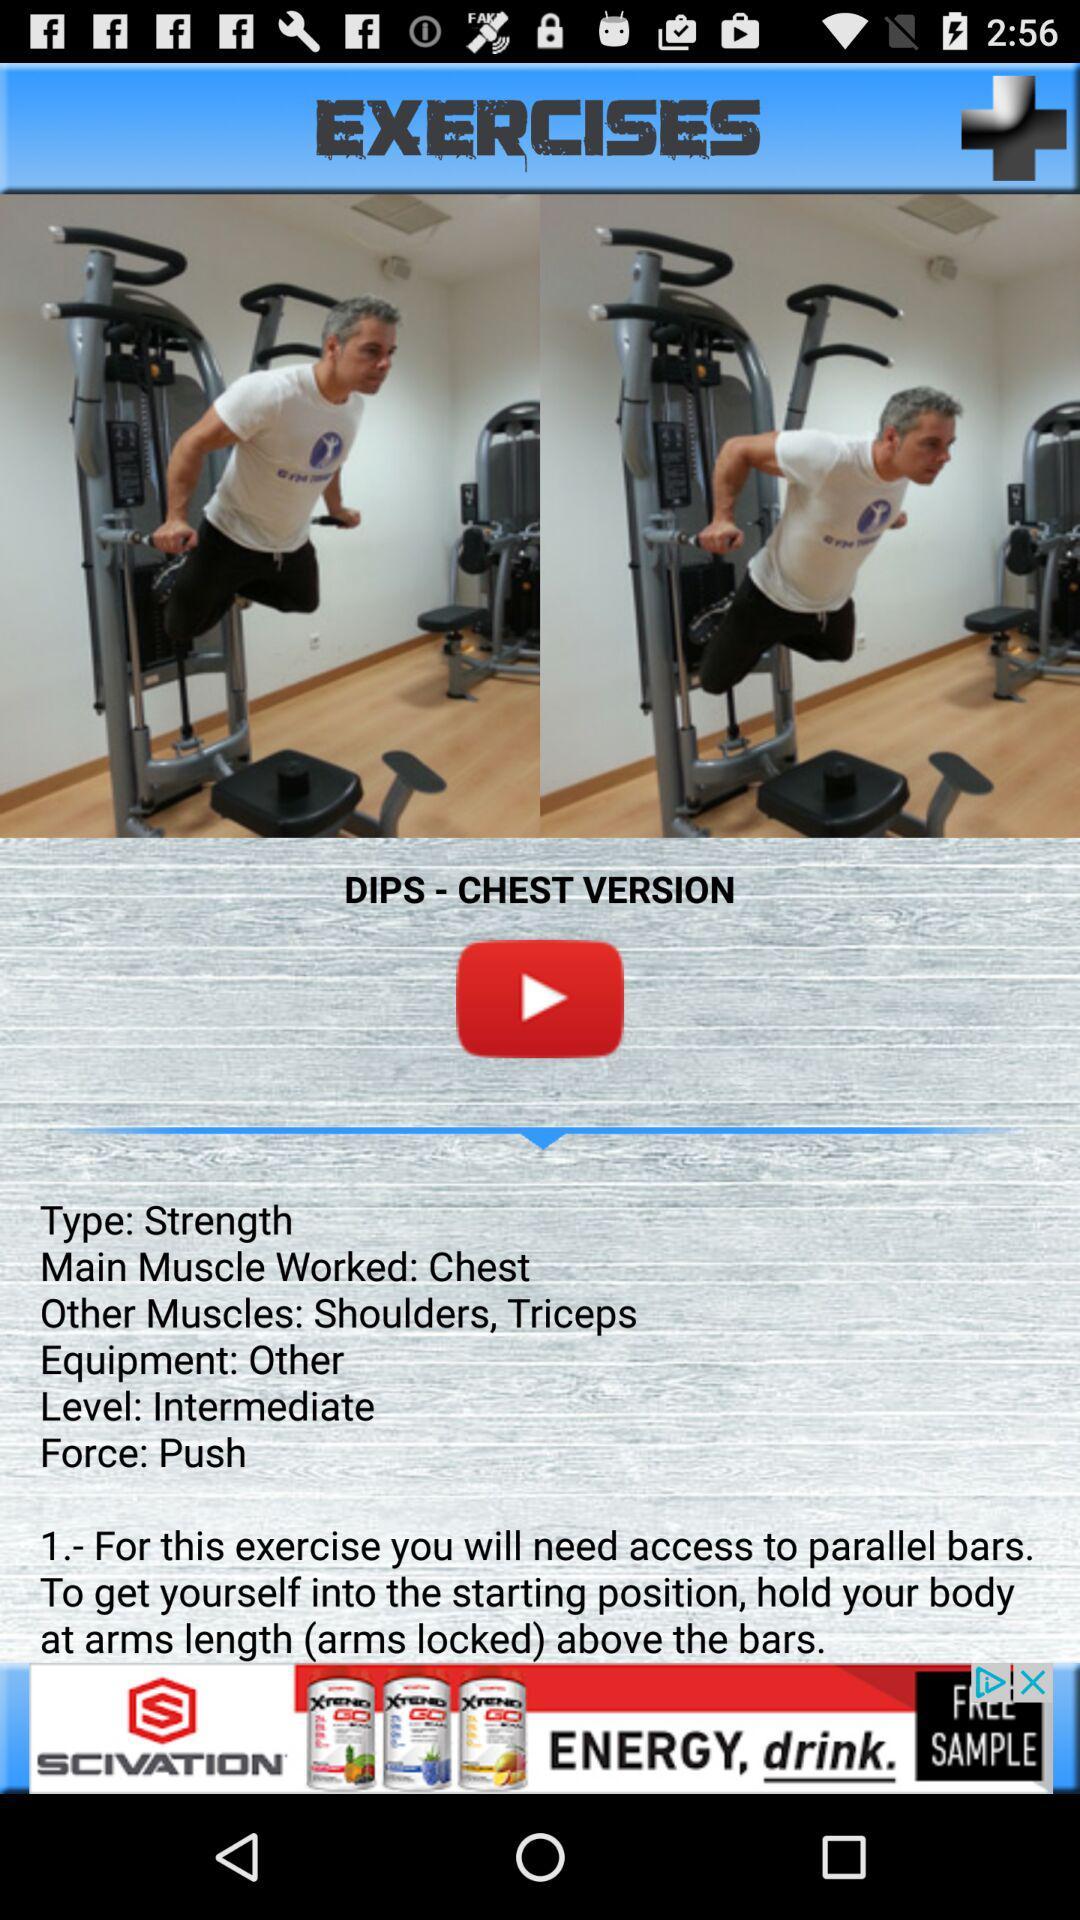 This screenshot has width=1080, height=1920. What do you see at coordinates (540, 1727) in the screenshot?
I see `share the article` at bounding box center [540, 1727].